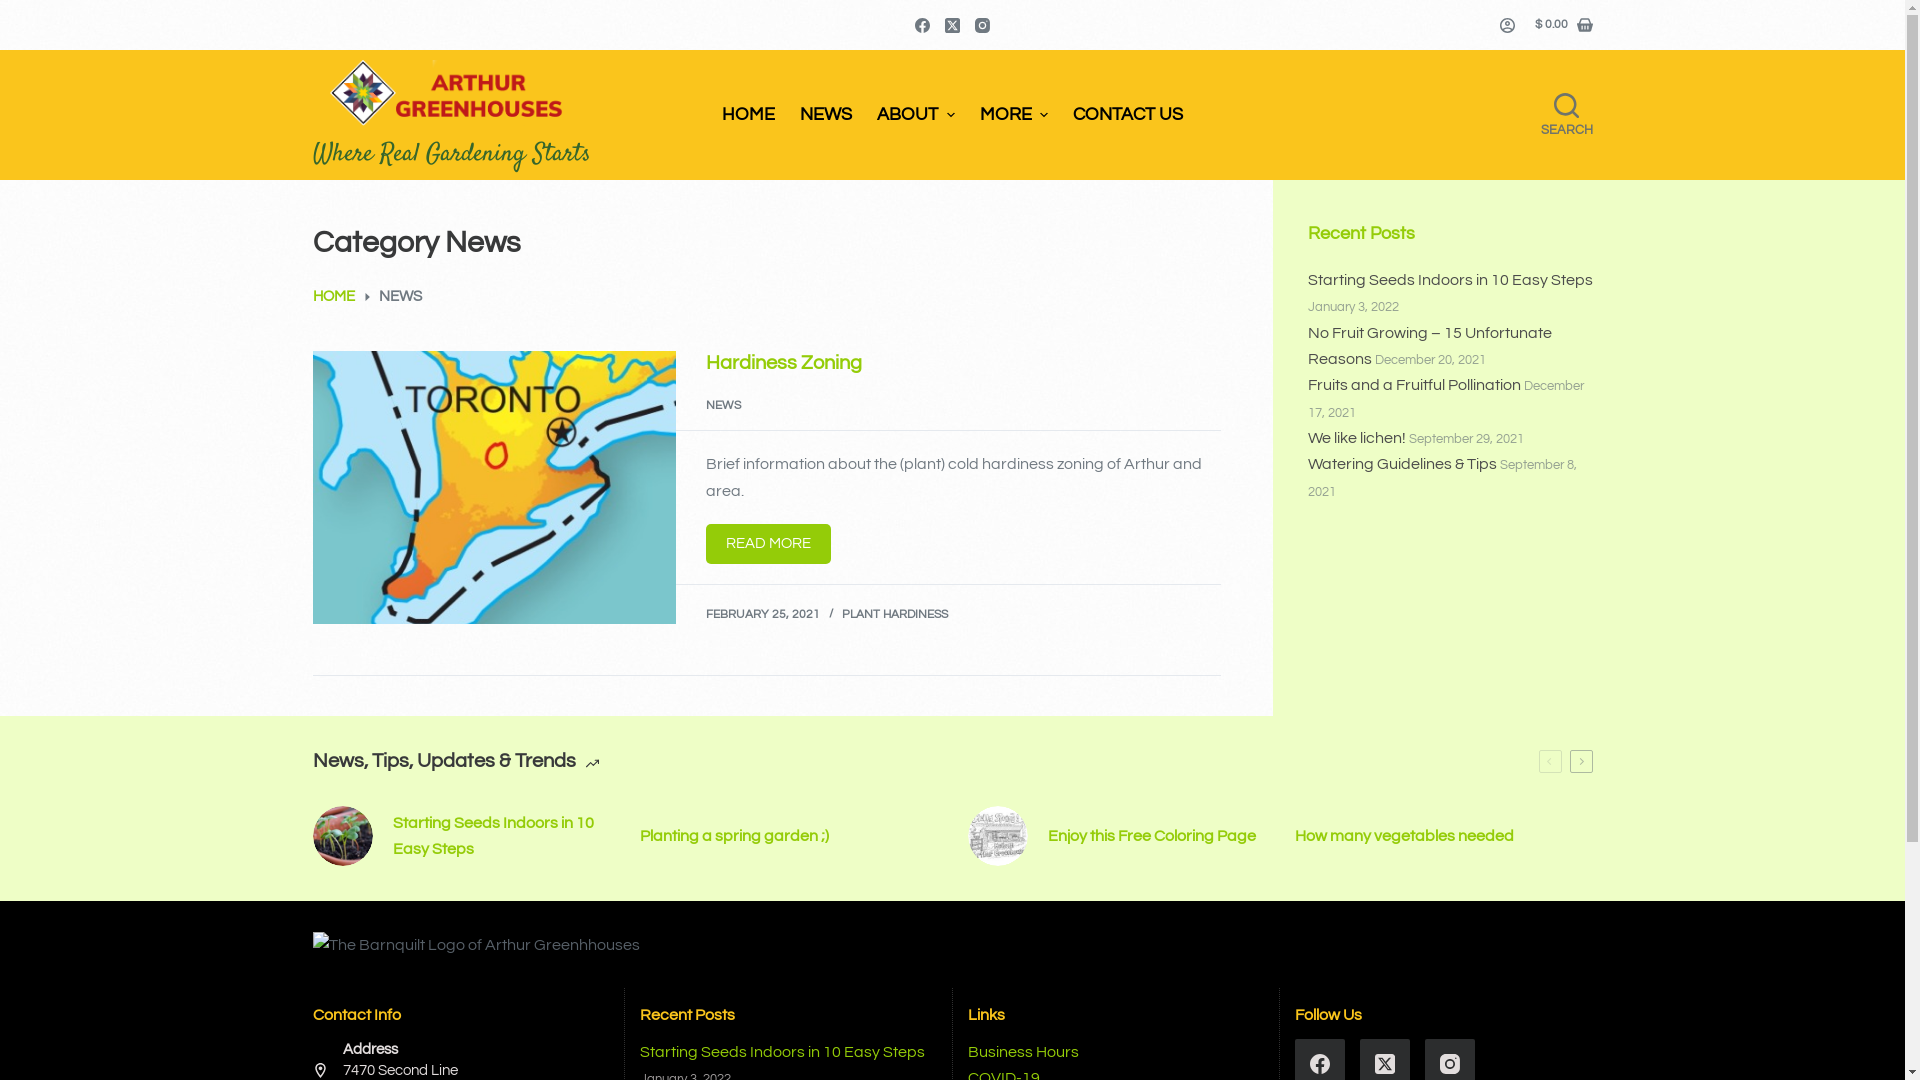 Image resolution: width=1920 pixels, height=1080 pixels. Describe the element at coordinates (1357, 437) in the screenshot. I see `'We like lichen!'` at that location.